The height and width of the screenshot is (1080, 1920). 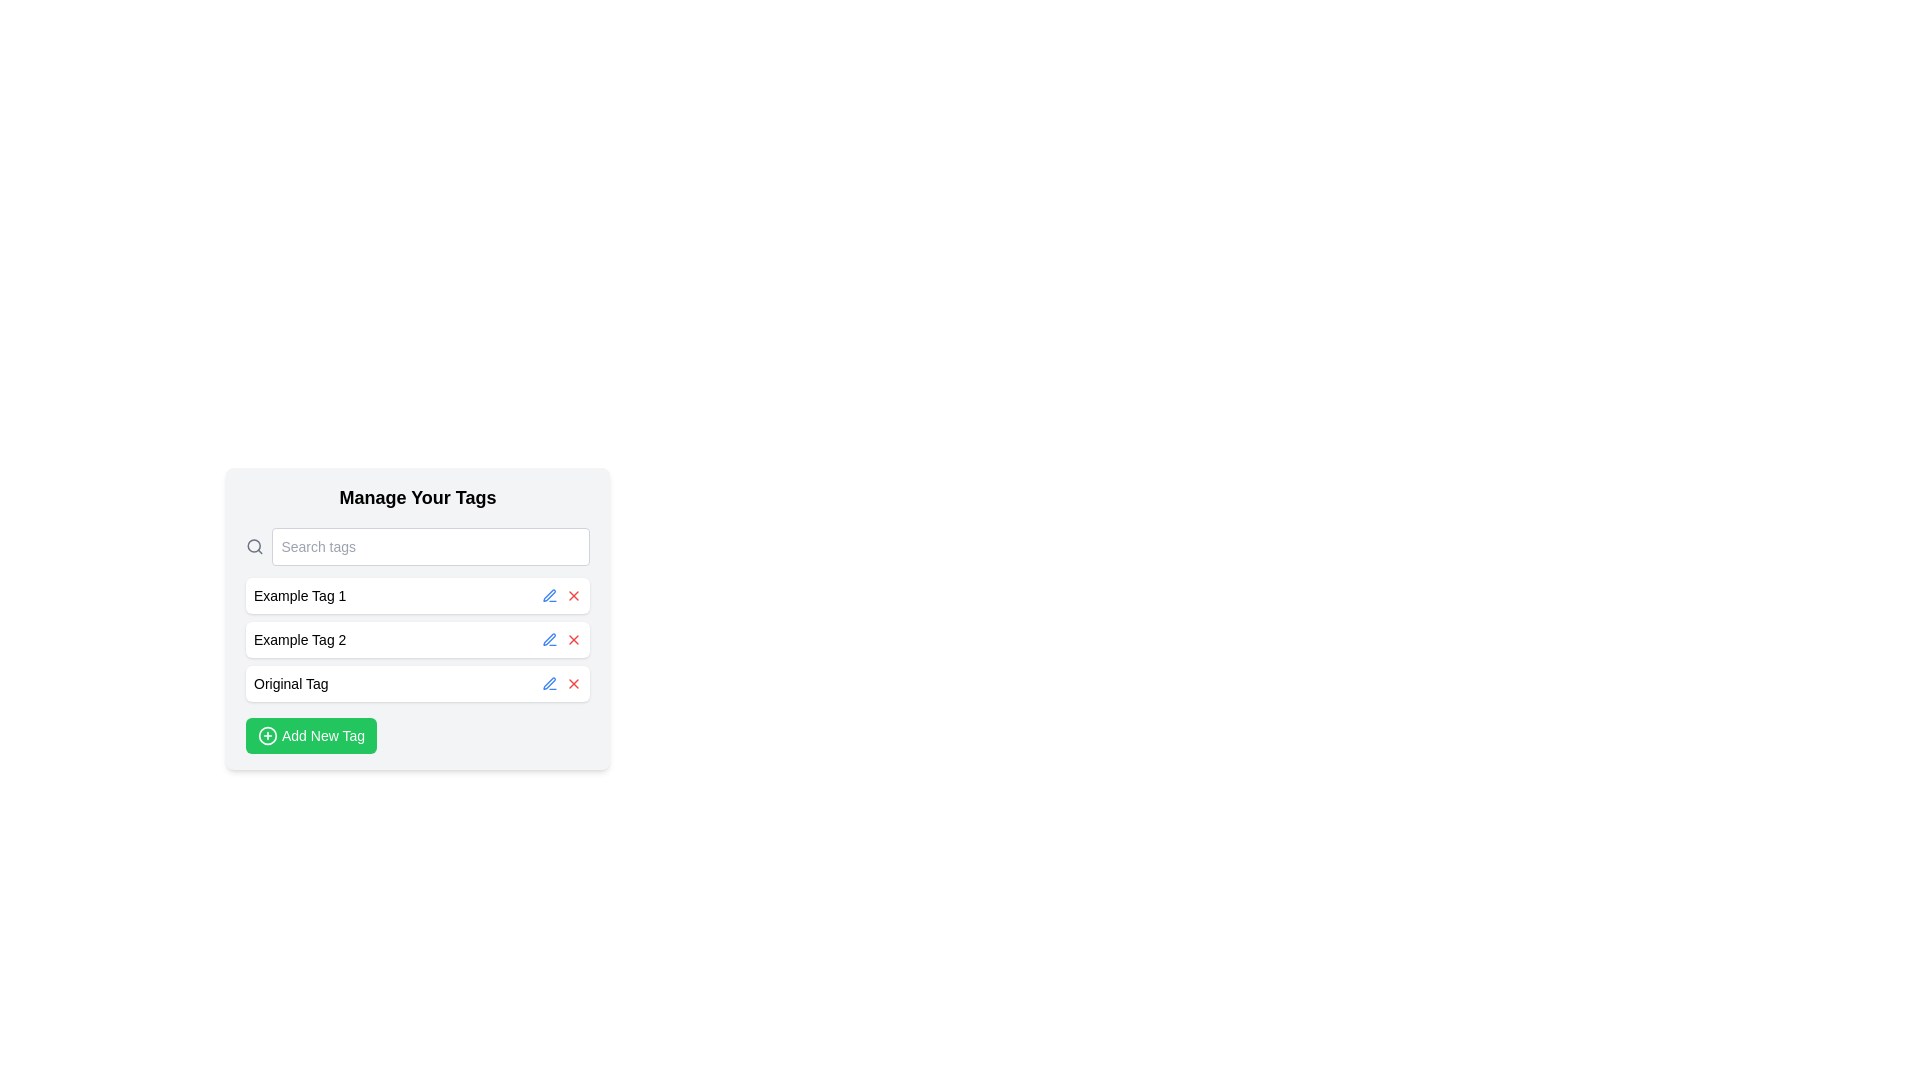 What do you see at coordinates (253, 546) in the screenshot?
I see `the circular lens component of the magnifying glass icon located at the center-left of the icon, which is situated in the header's left side before the 'Search tags' input field` at bounding box center [253, 546].